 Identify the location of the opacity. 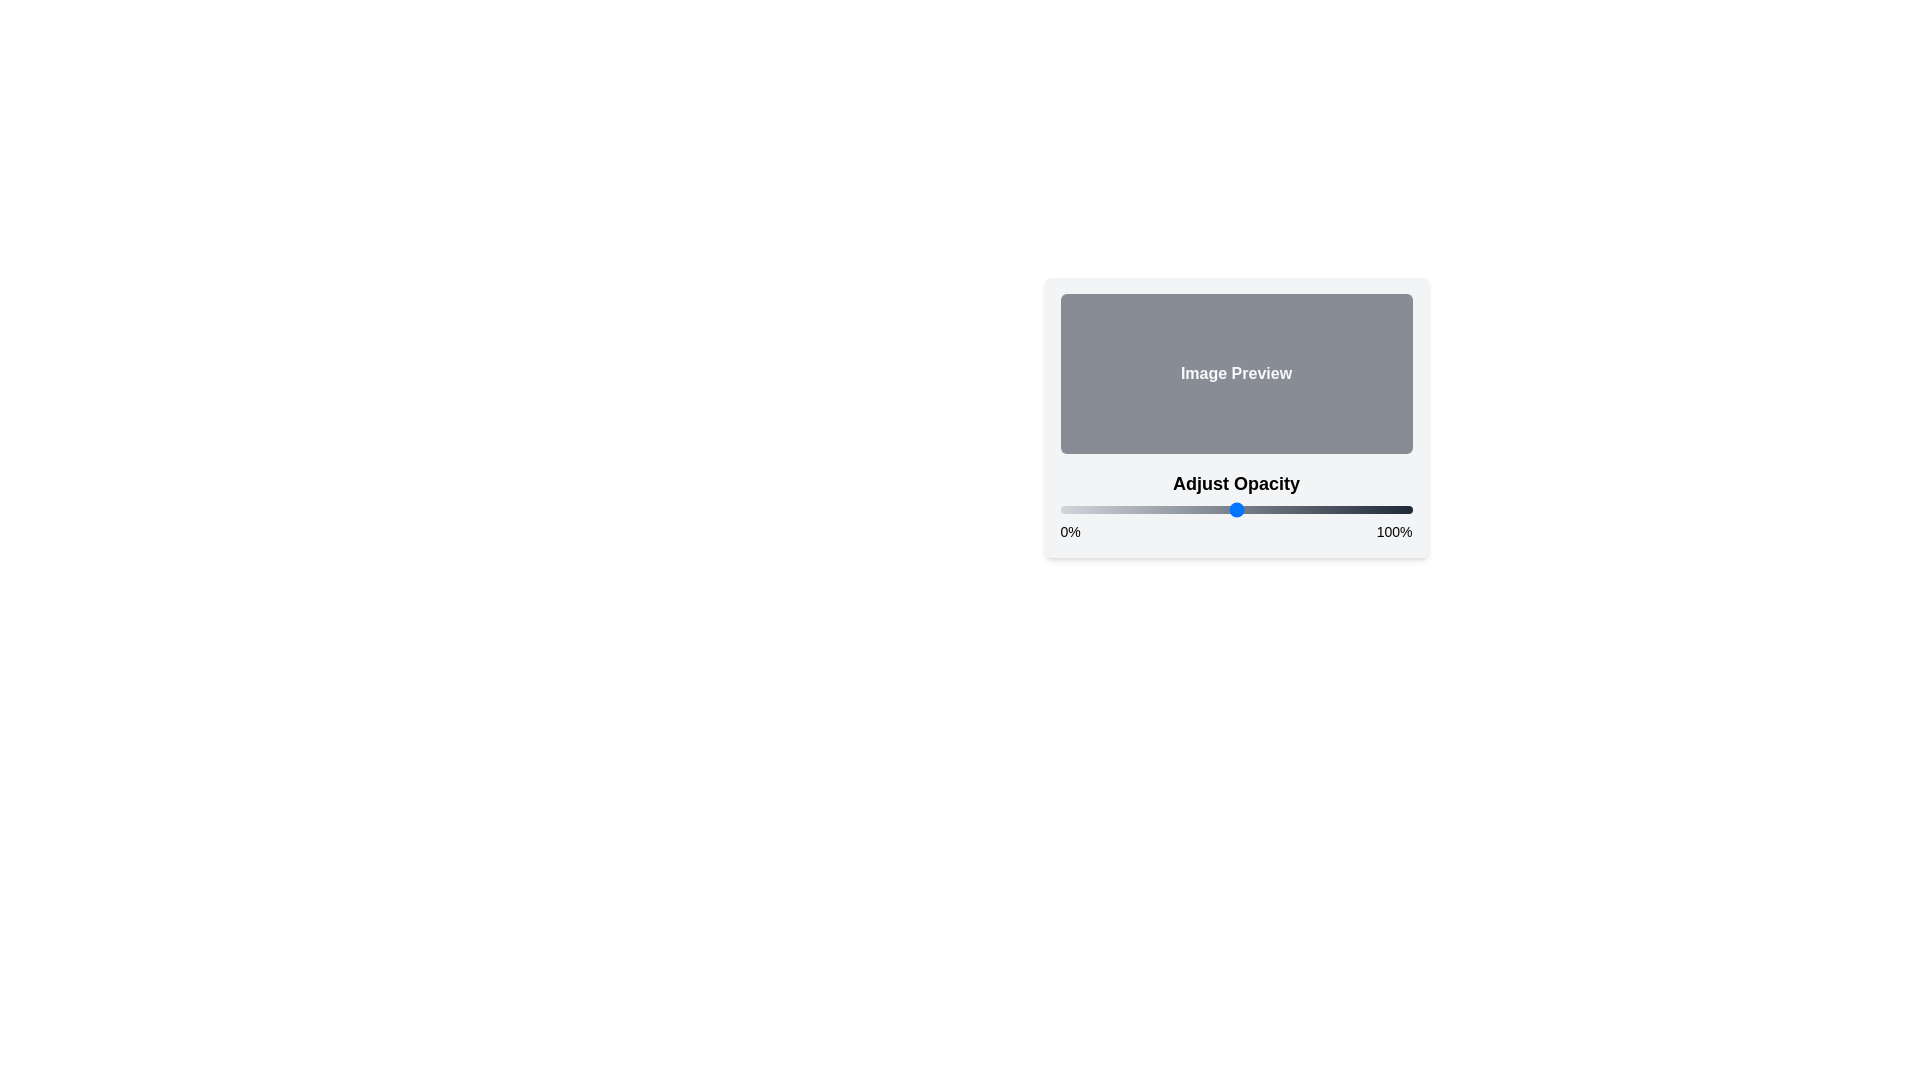
(1282, 508).